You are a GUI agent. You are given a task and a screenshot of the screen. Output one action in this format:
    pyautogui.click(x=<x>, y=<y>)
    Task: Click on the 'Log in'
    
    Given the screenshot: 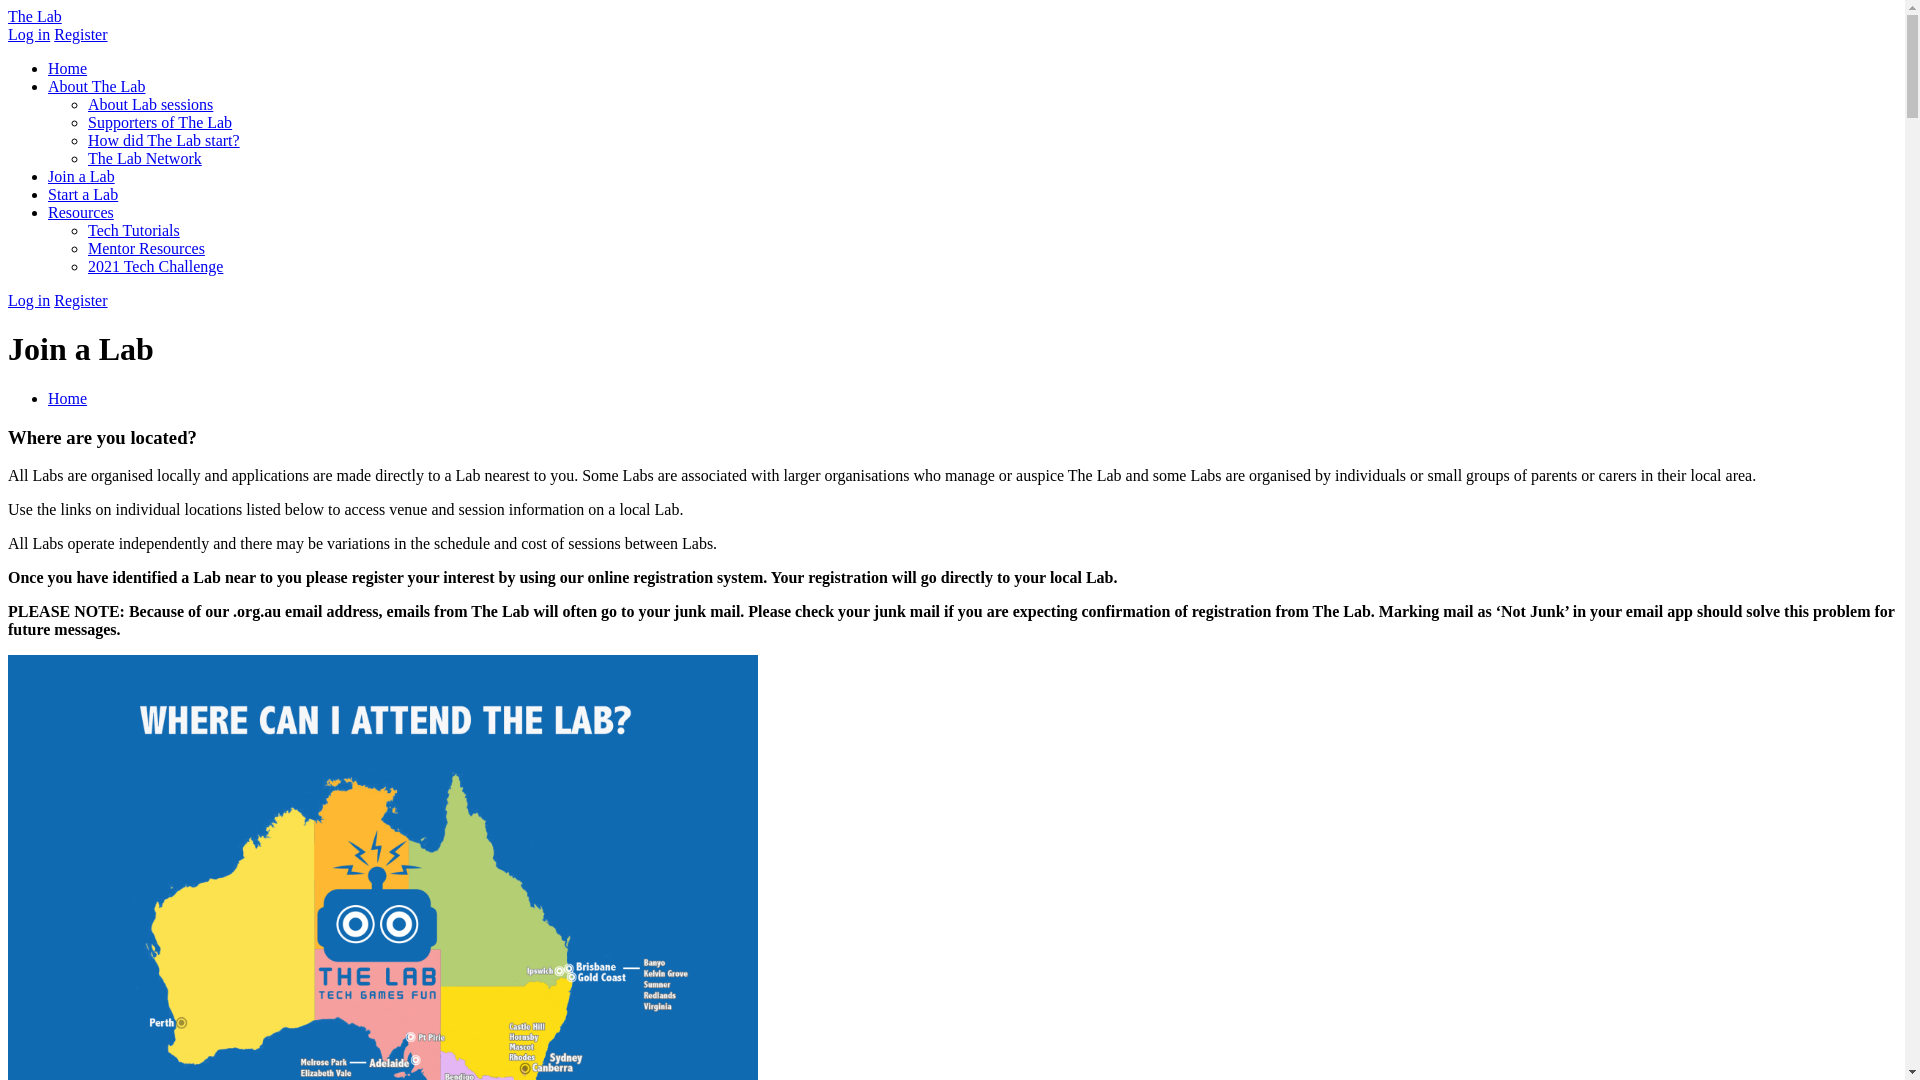 What is the action you would take?
    pyautogui.click(x=28, y=300)
    